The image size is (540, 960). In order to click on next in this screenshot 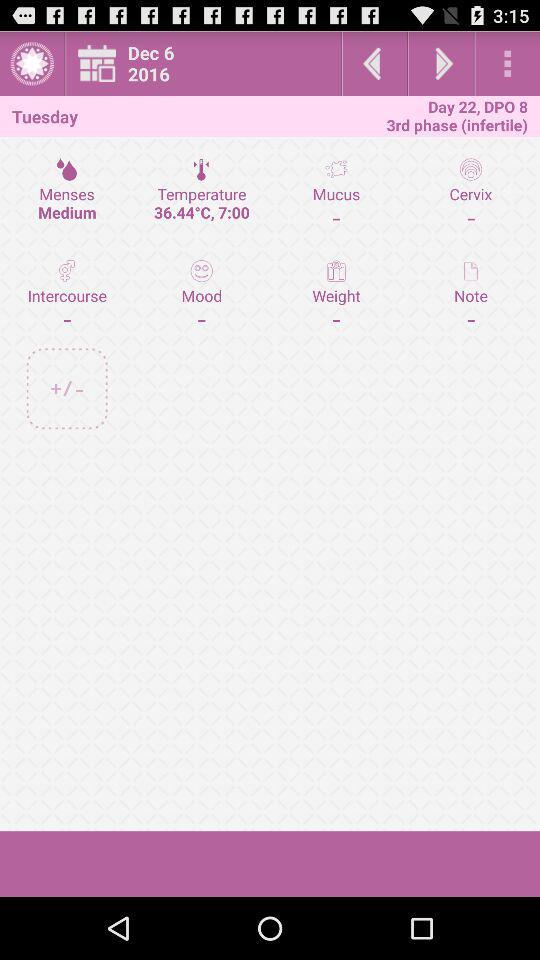, I will do `click(441, 63)`.